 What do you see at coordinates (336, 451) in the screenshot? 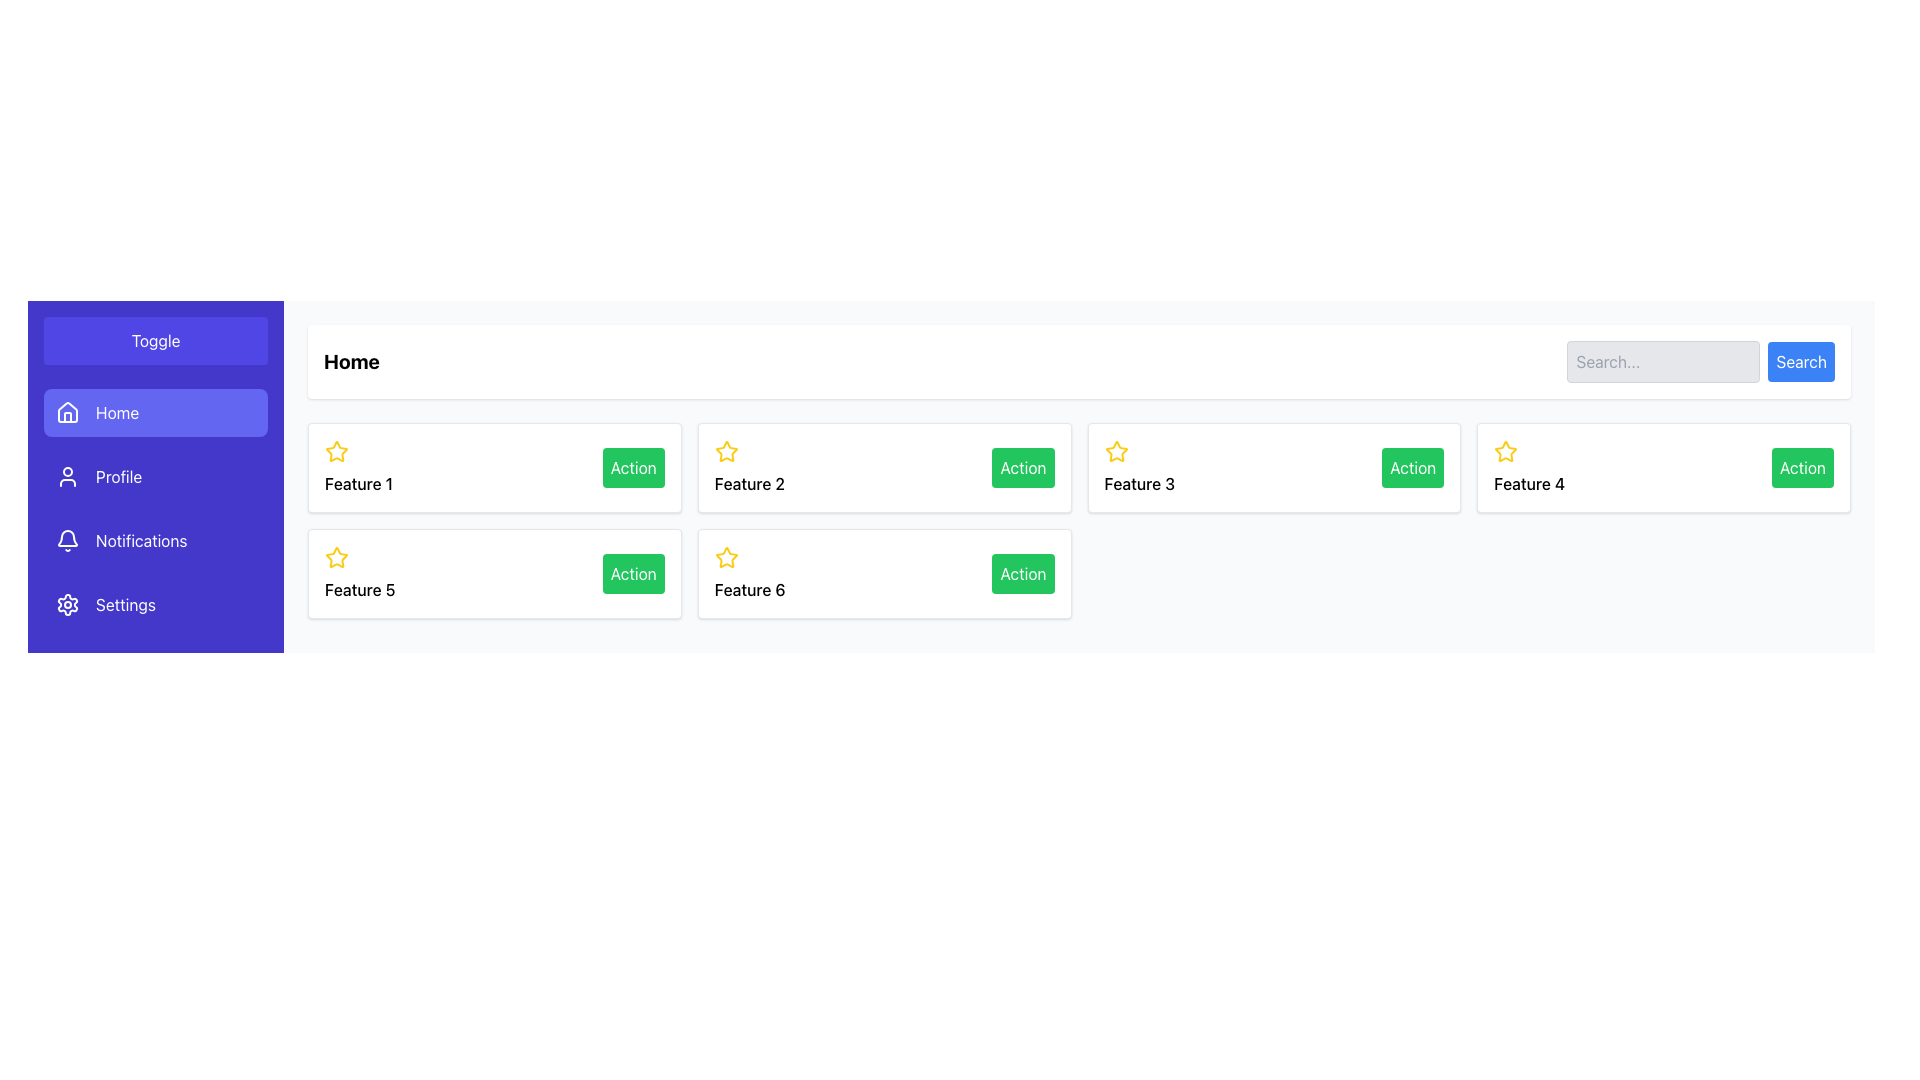
I see `the star-shaped icon outlined with a yellow border located within the 'Feature 1' box for accessibility purposes` at bounding box center [336, 451].